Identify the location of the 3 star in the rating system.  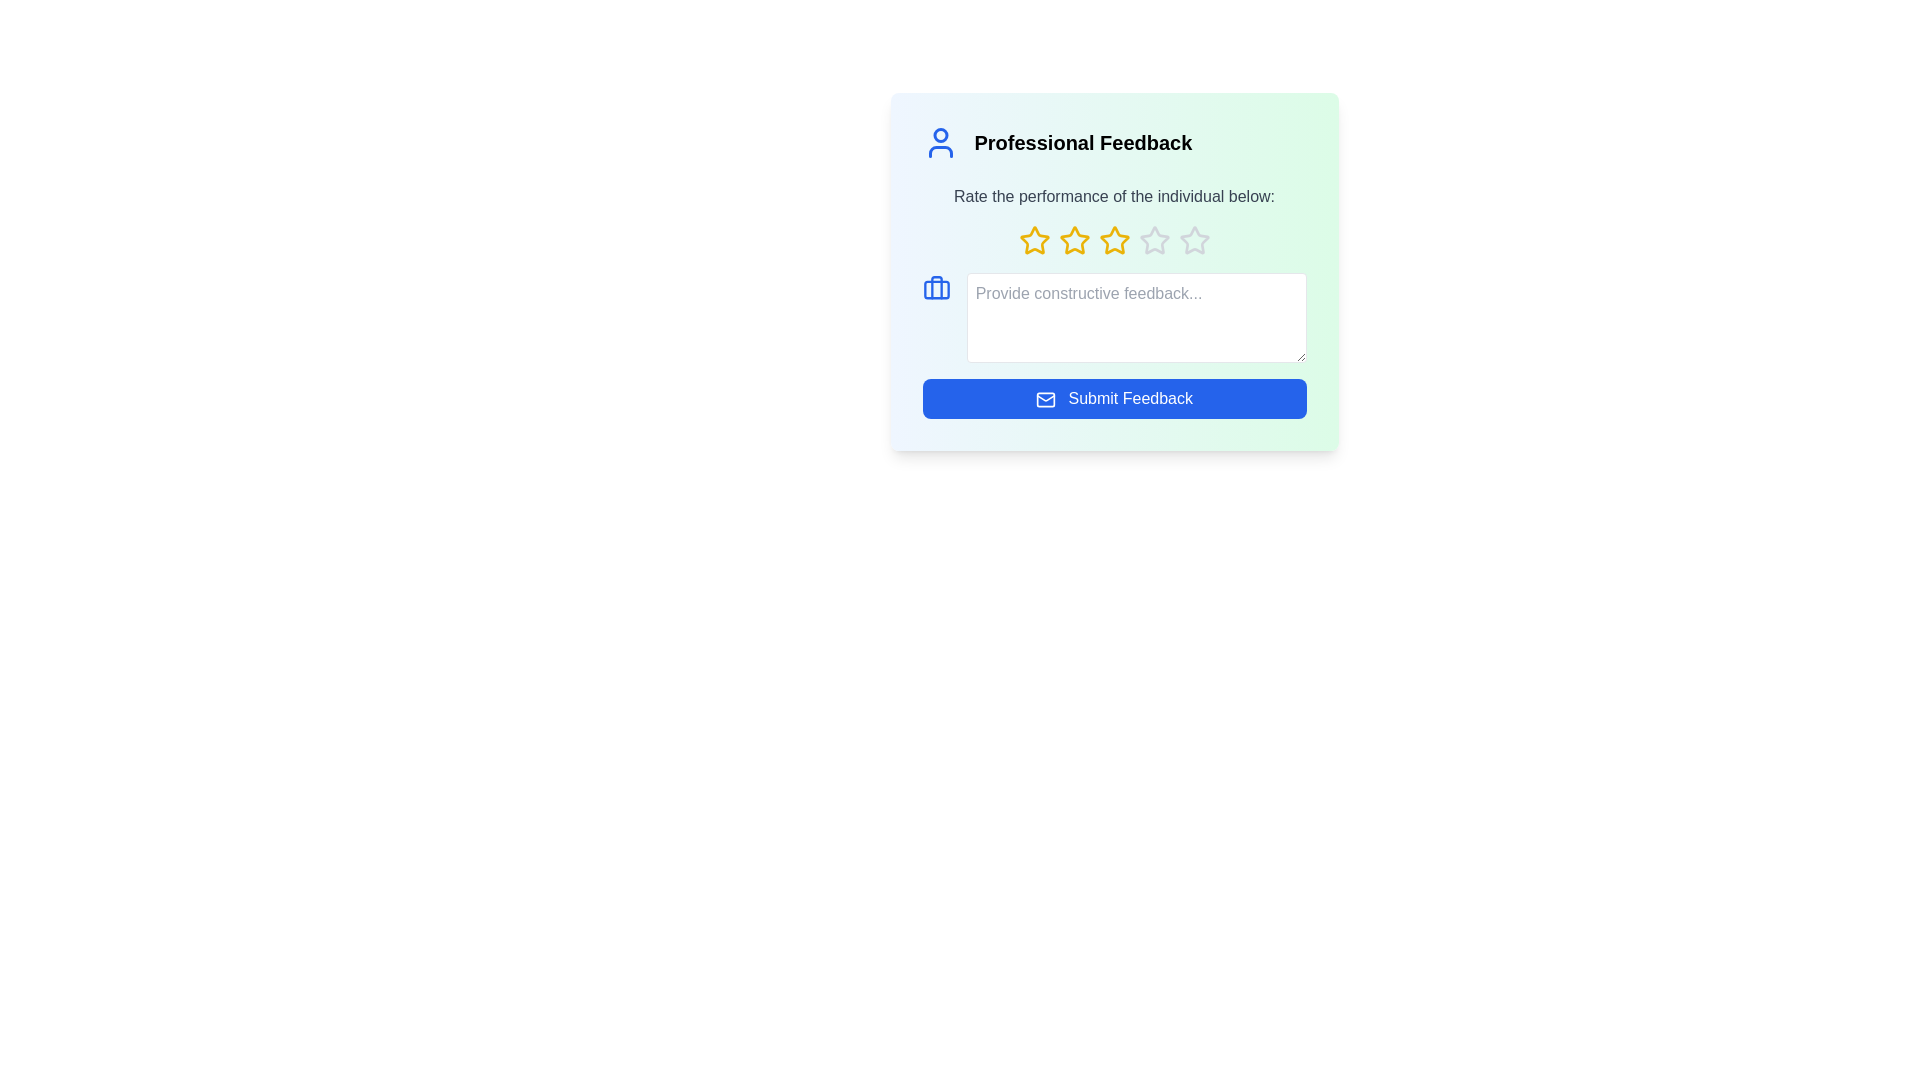
(1113, 239).